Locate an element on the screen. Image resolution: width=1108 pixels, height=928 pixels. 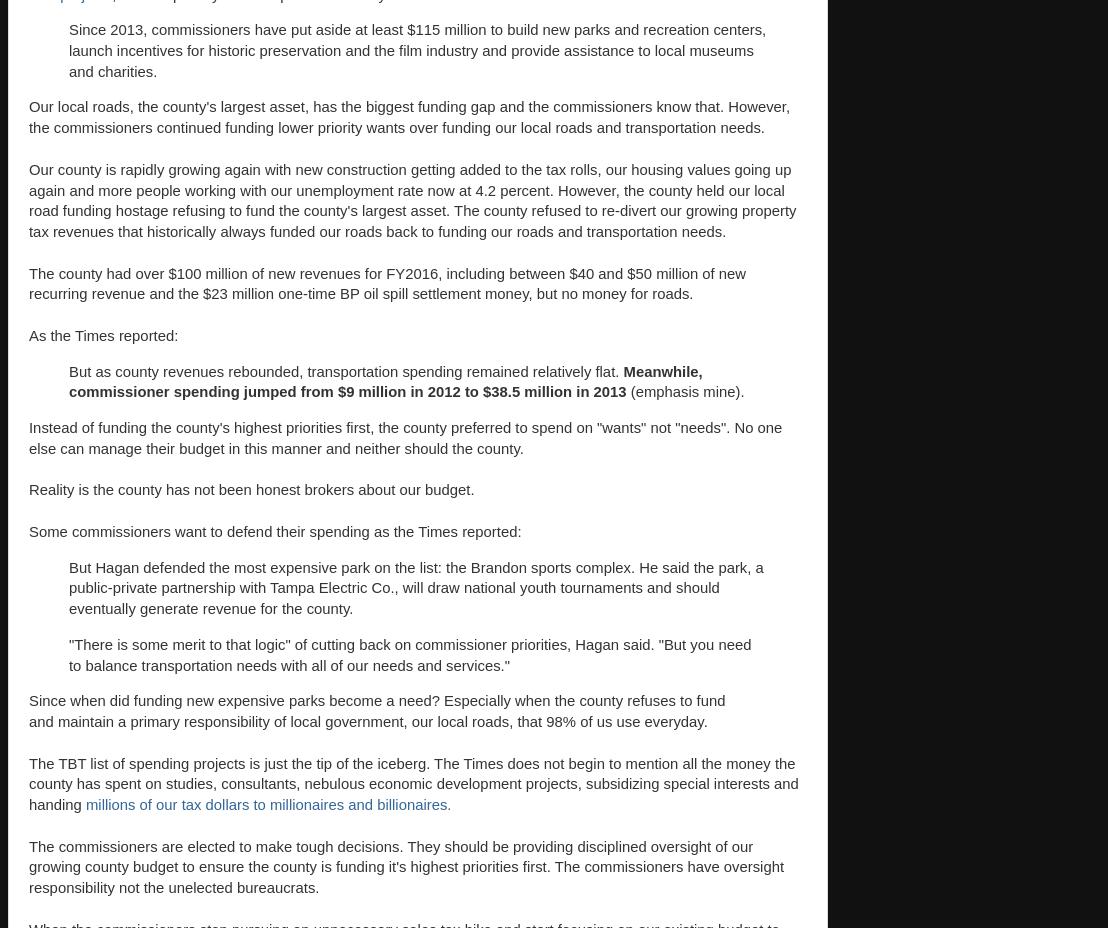
'Some commissioners want to defend their spending as the Times reported:' is located at coordinates (29, 530).